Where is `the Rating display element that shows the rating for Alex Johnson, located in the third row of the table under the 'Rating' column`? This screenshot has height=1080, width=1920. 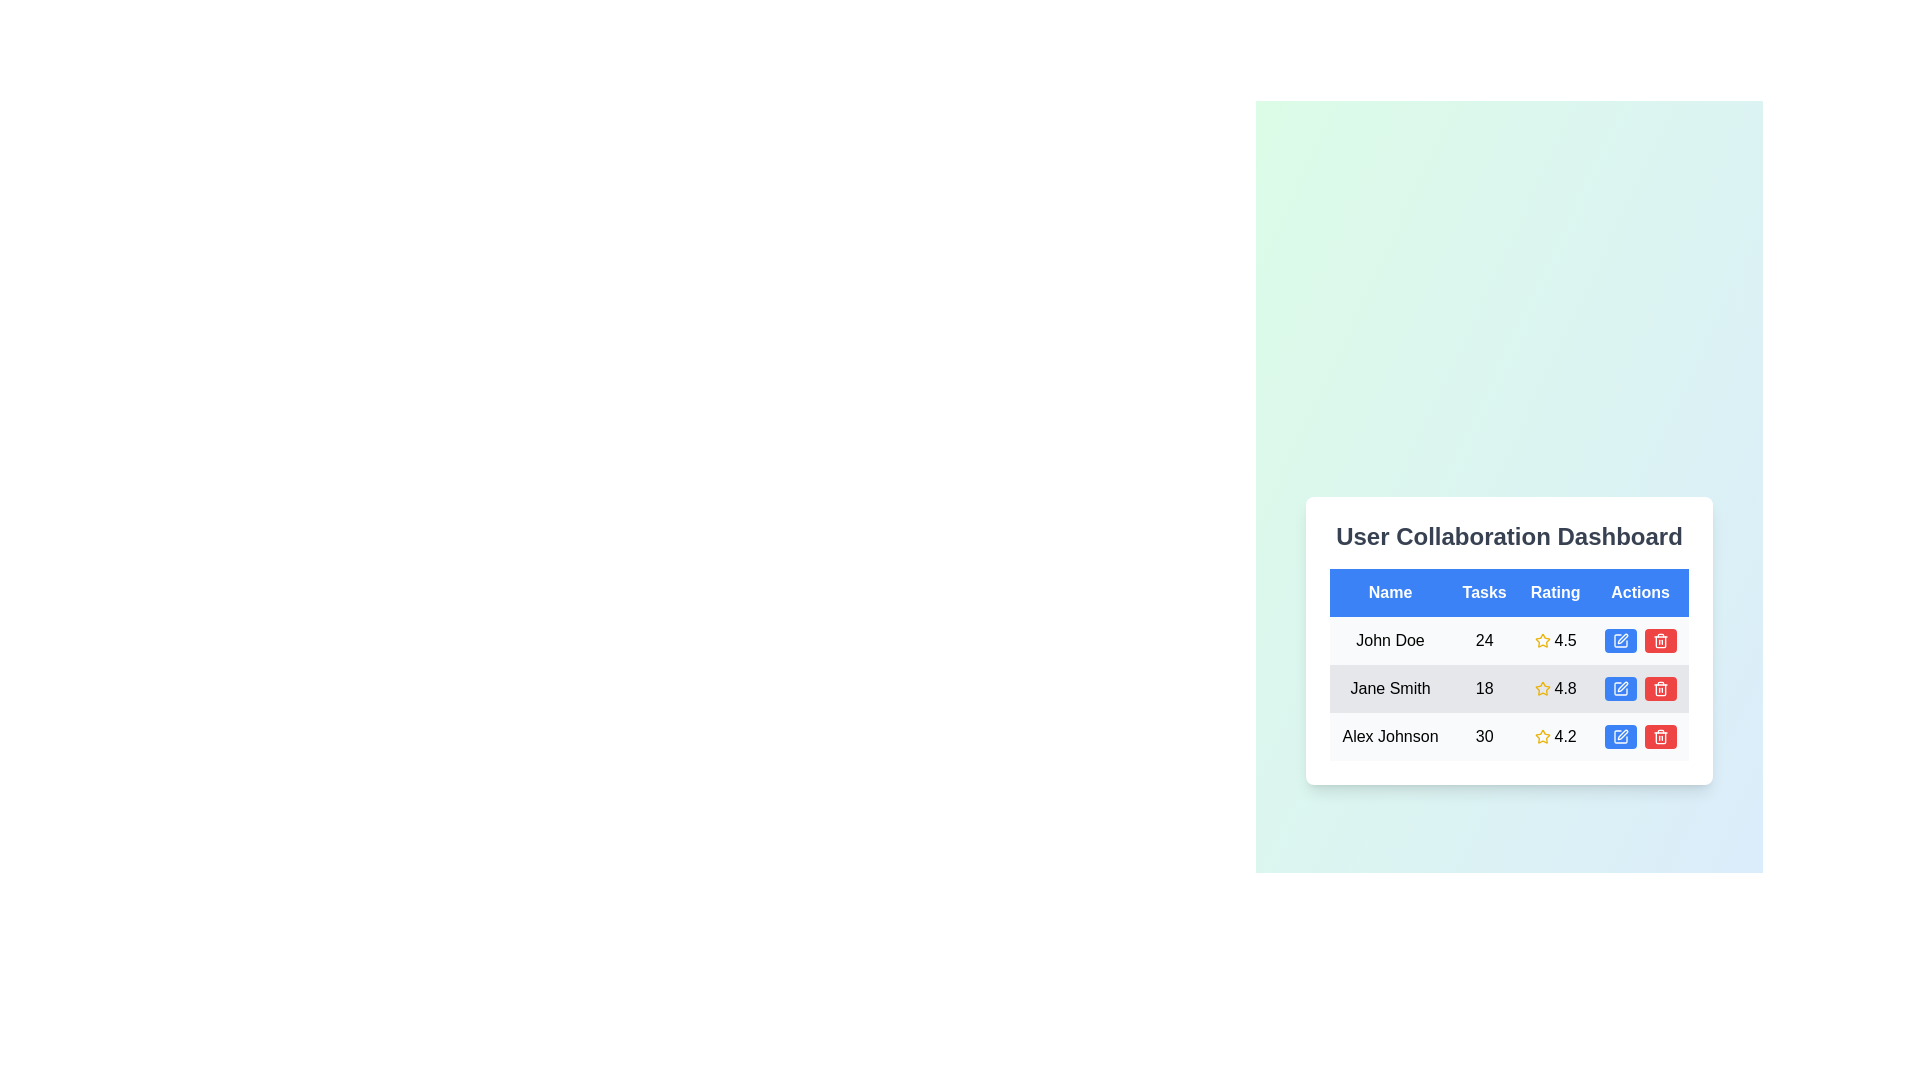
the Rating display element that shows the rating for Alex Johnson, located in the third row of the table under the 'Rating' column is located at coordinates (1554, 736).